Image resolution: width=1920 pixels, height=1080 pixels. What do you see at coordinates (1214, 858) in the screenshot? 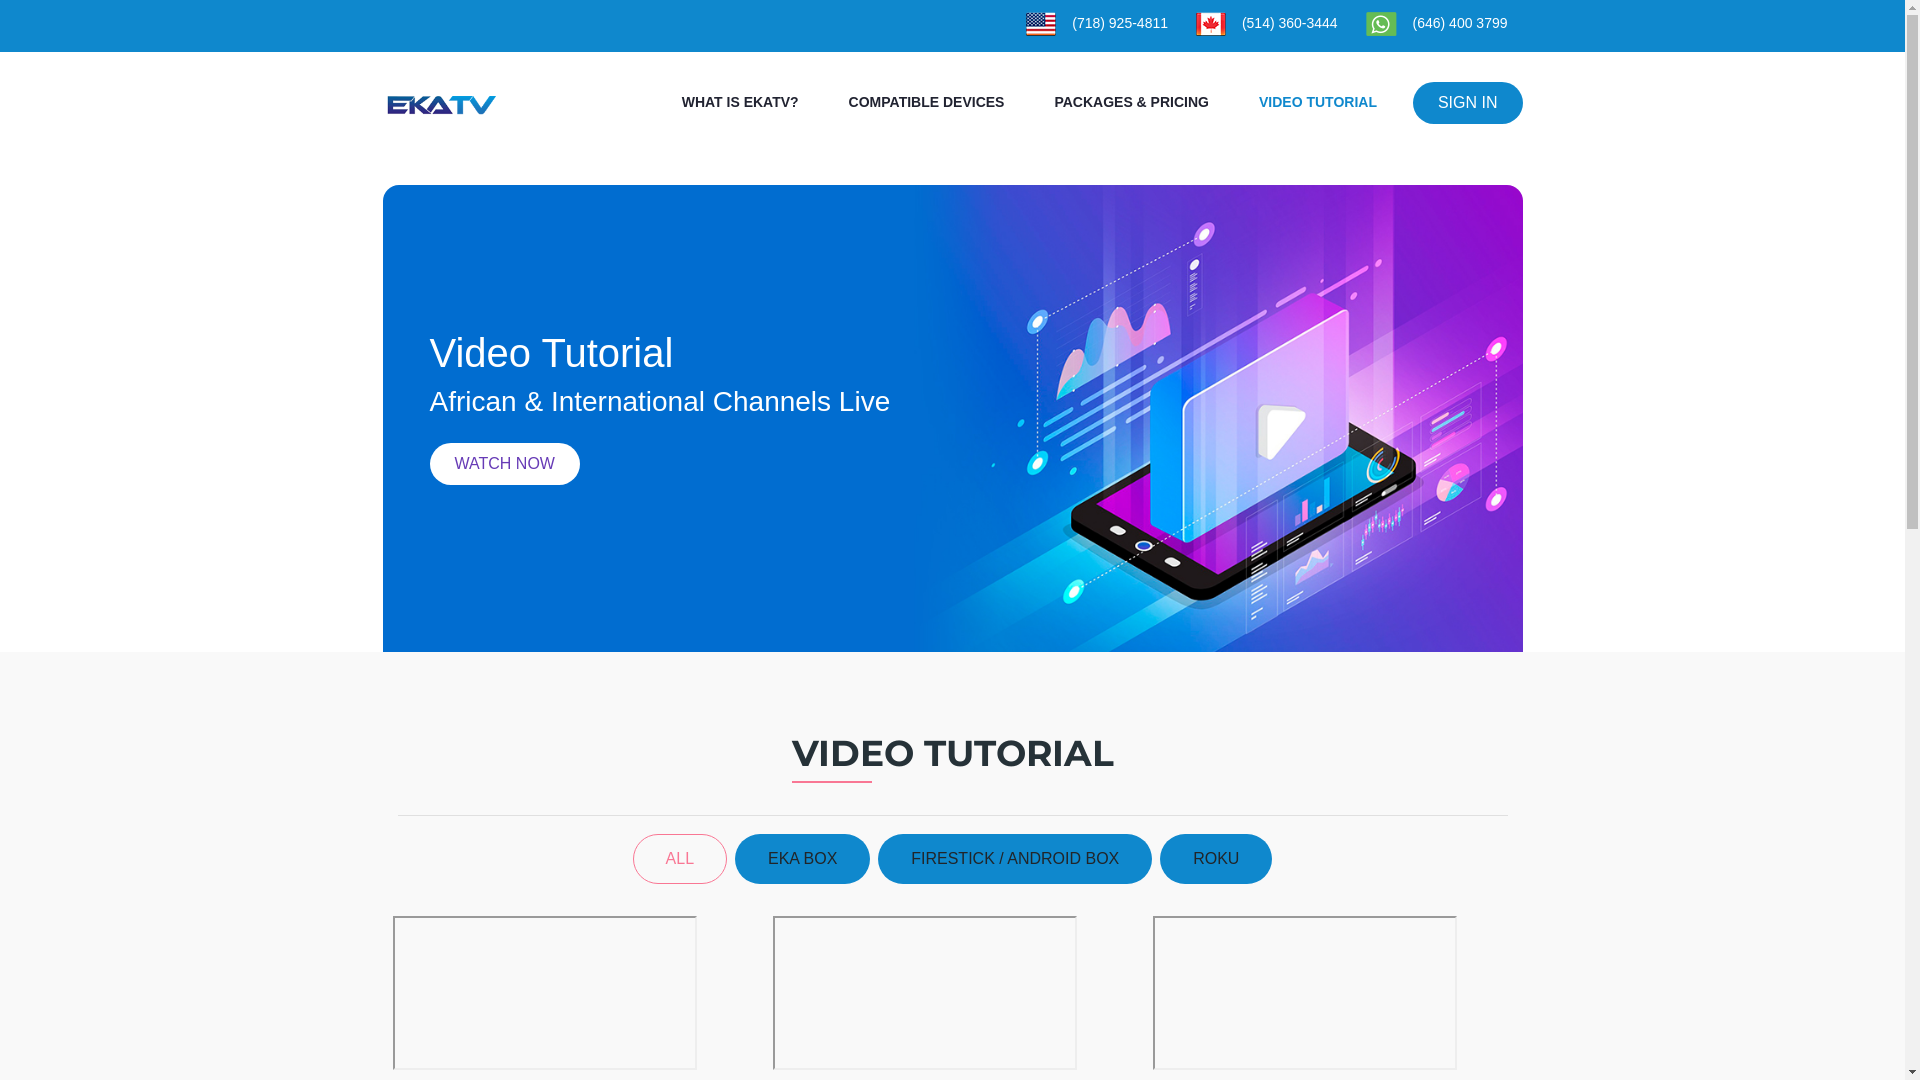
I see `'ROKU'` at bounding box center [1214, 858].